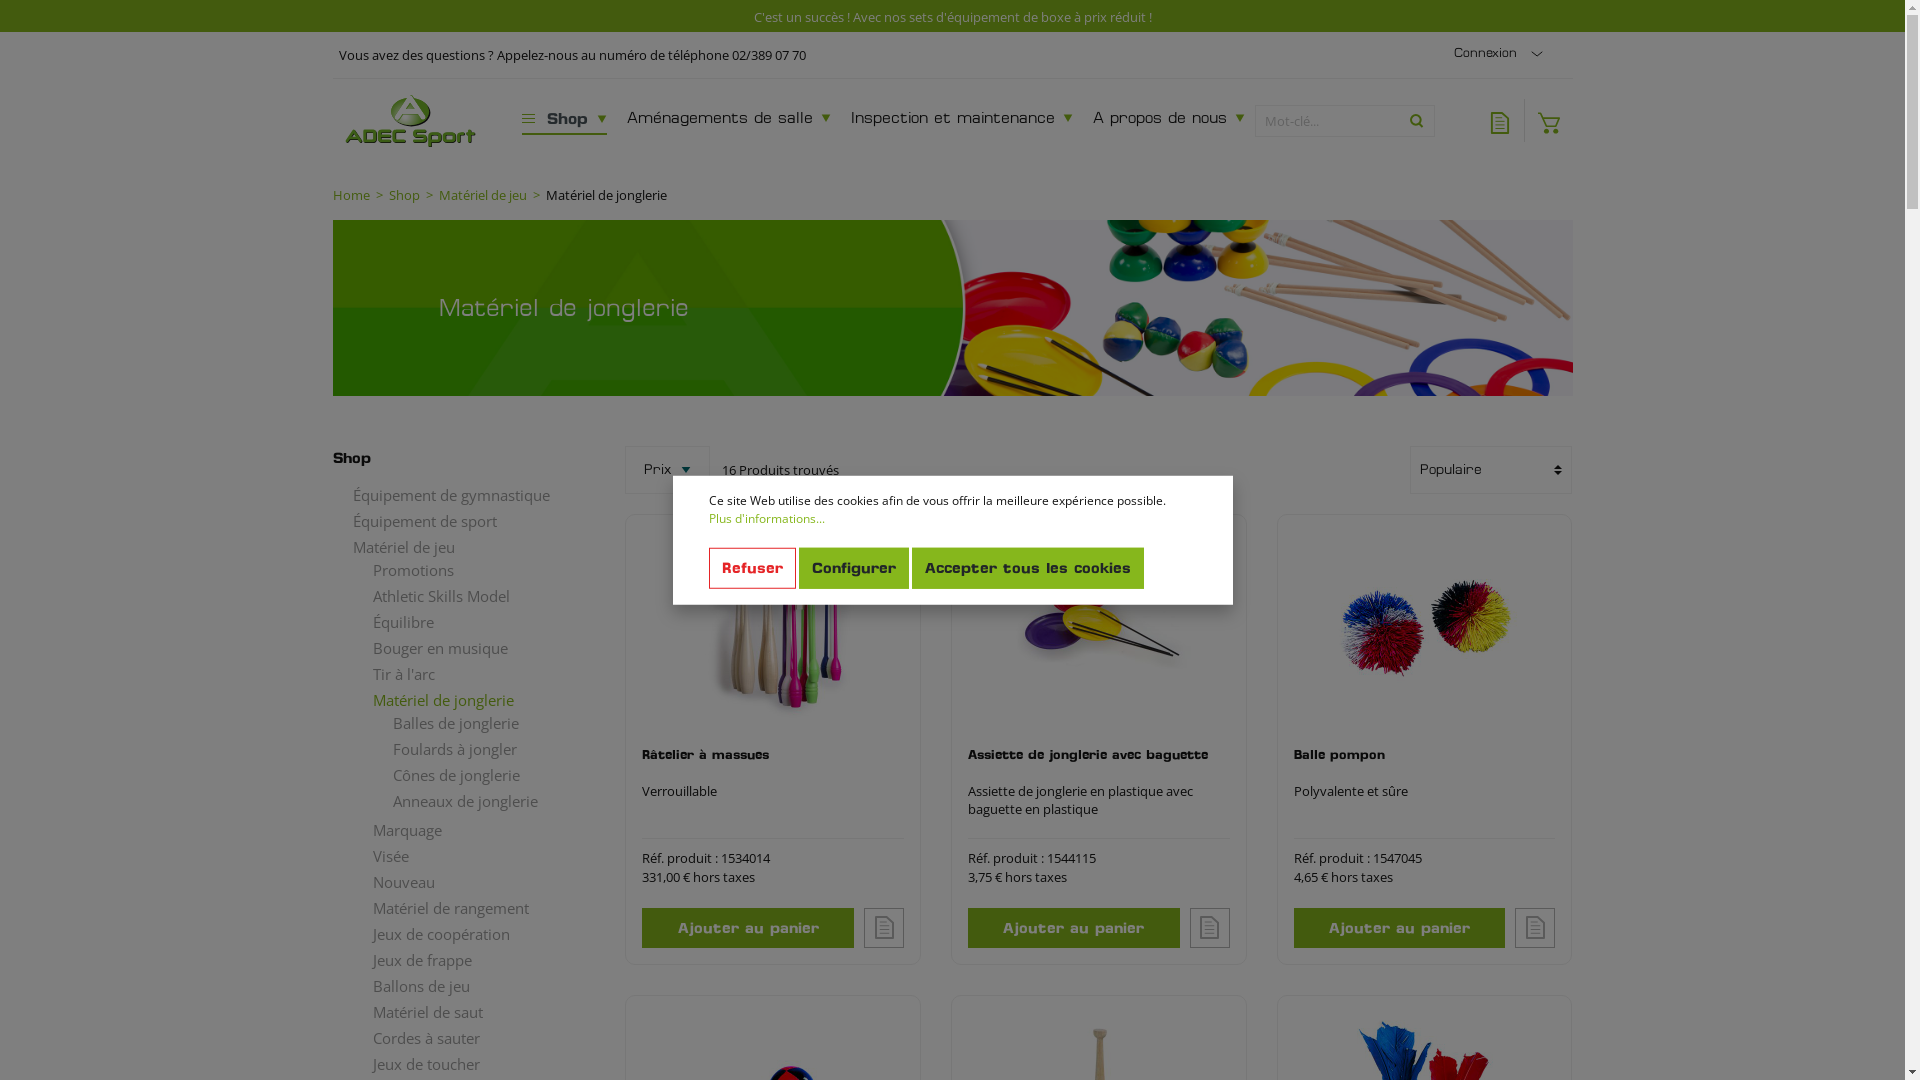 Image resolution: width=1920 pixels, height=1080 pixels. What do you see at coordinates (350, 196) in the screenshot?
I see `'Home'` at bounding box center [350, 196].